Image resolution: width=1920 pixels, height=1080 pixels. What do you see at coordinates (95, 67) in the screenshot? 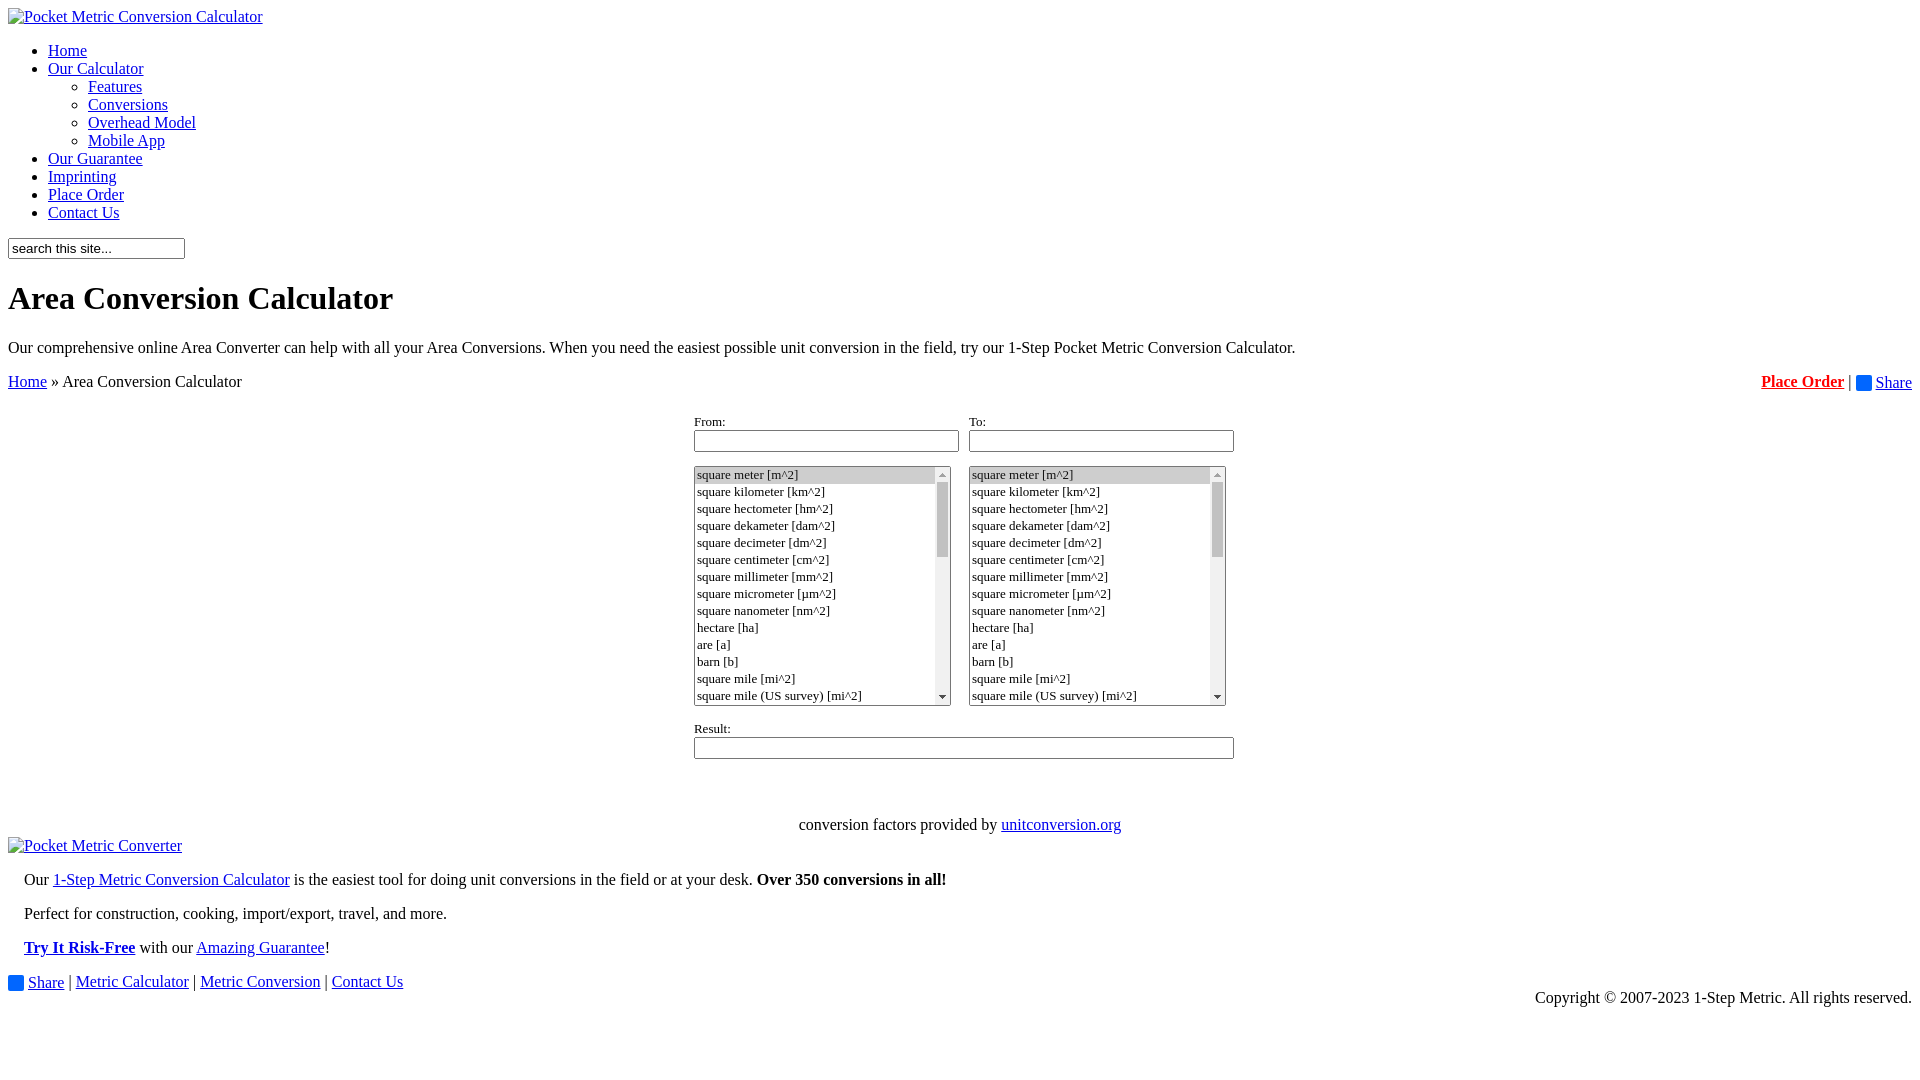
I see `'Our Calculator'` at bounding box center [95, 67].